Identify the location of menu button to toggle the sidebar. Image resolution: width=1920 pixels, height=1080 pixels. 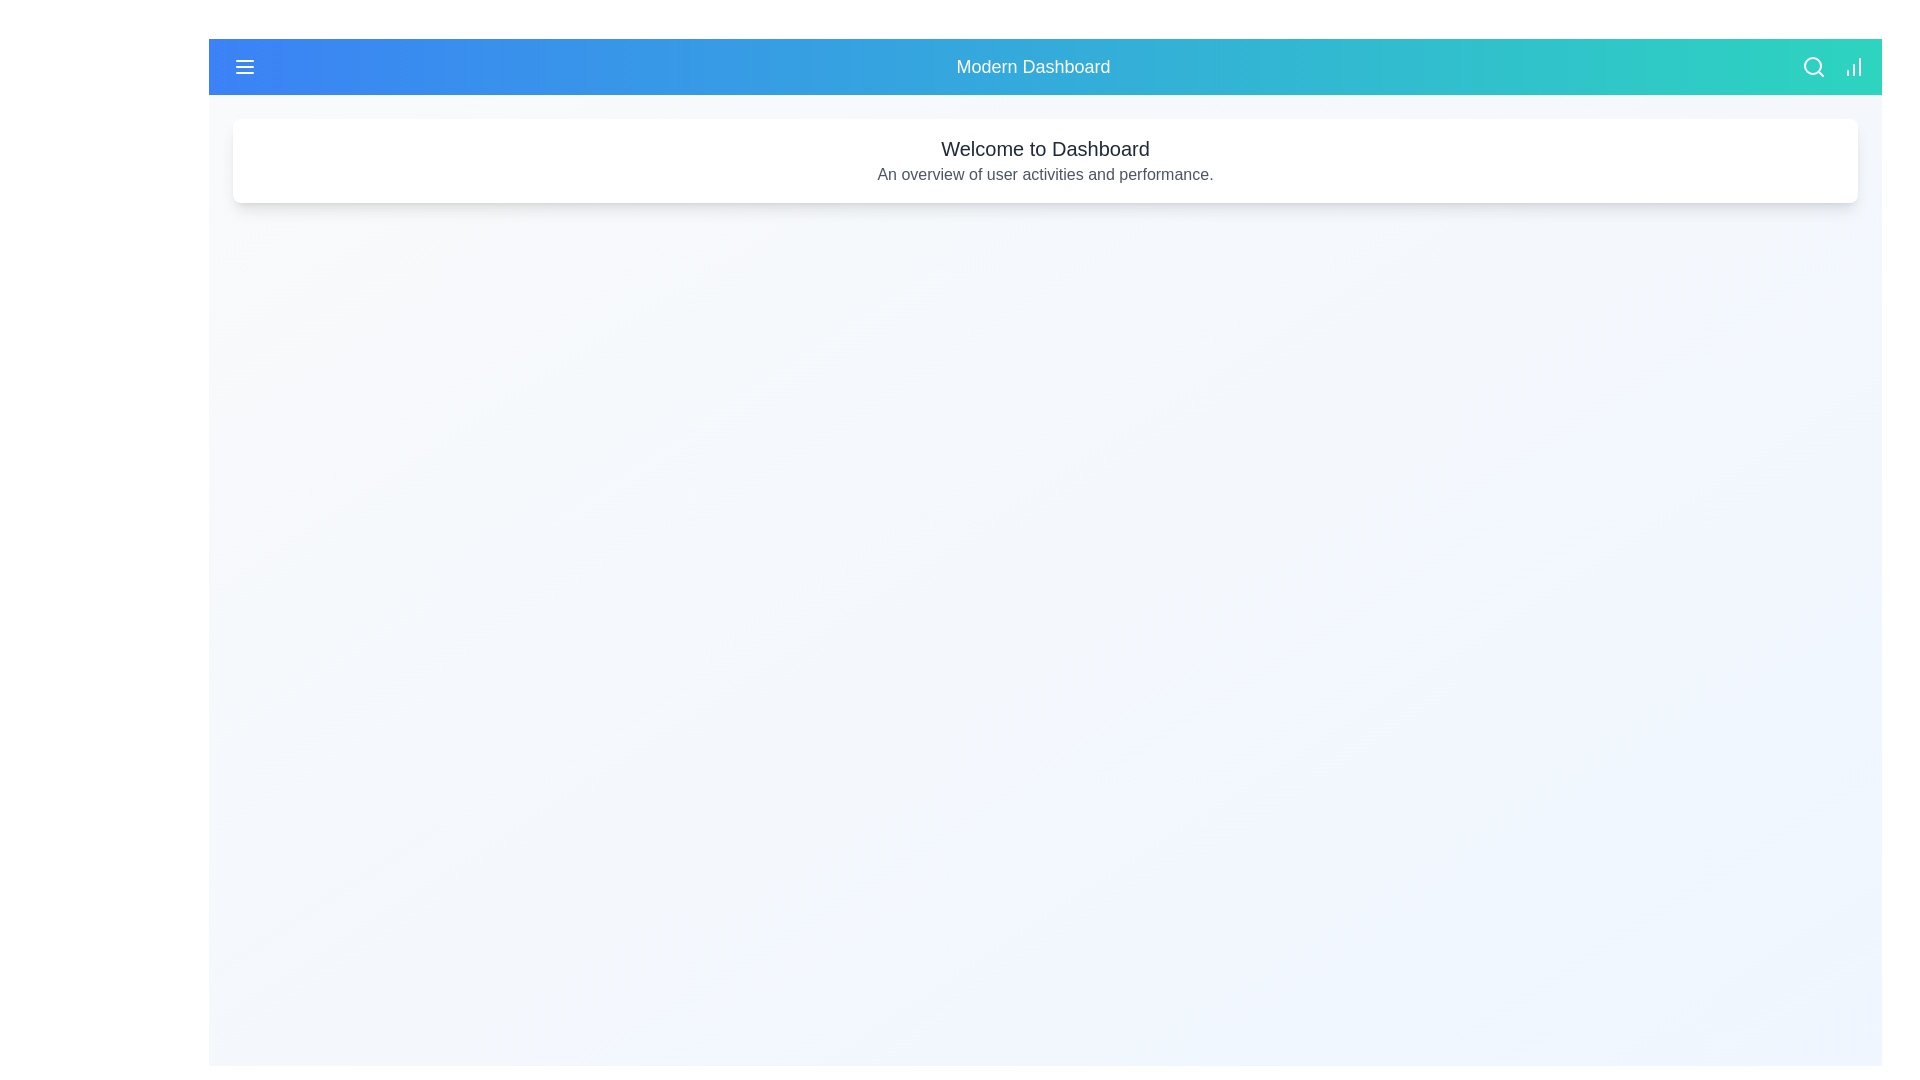
(243, 65).